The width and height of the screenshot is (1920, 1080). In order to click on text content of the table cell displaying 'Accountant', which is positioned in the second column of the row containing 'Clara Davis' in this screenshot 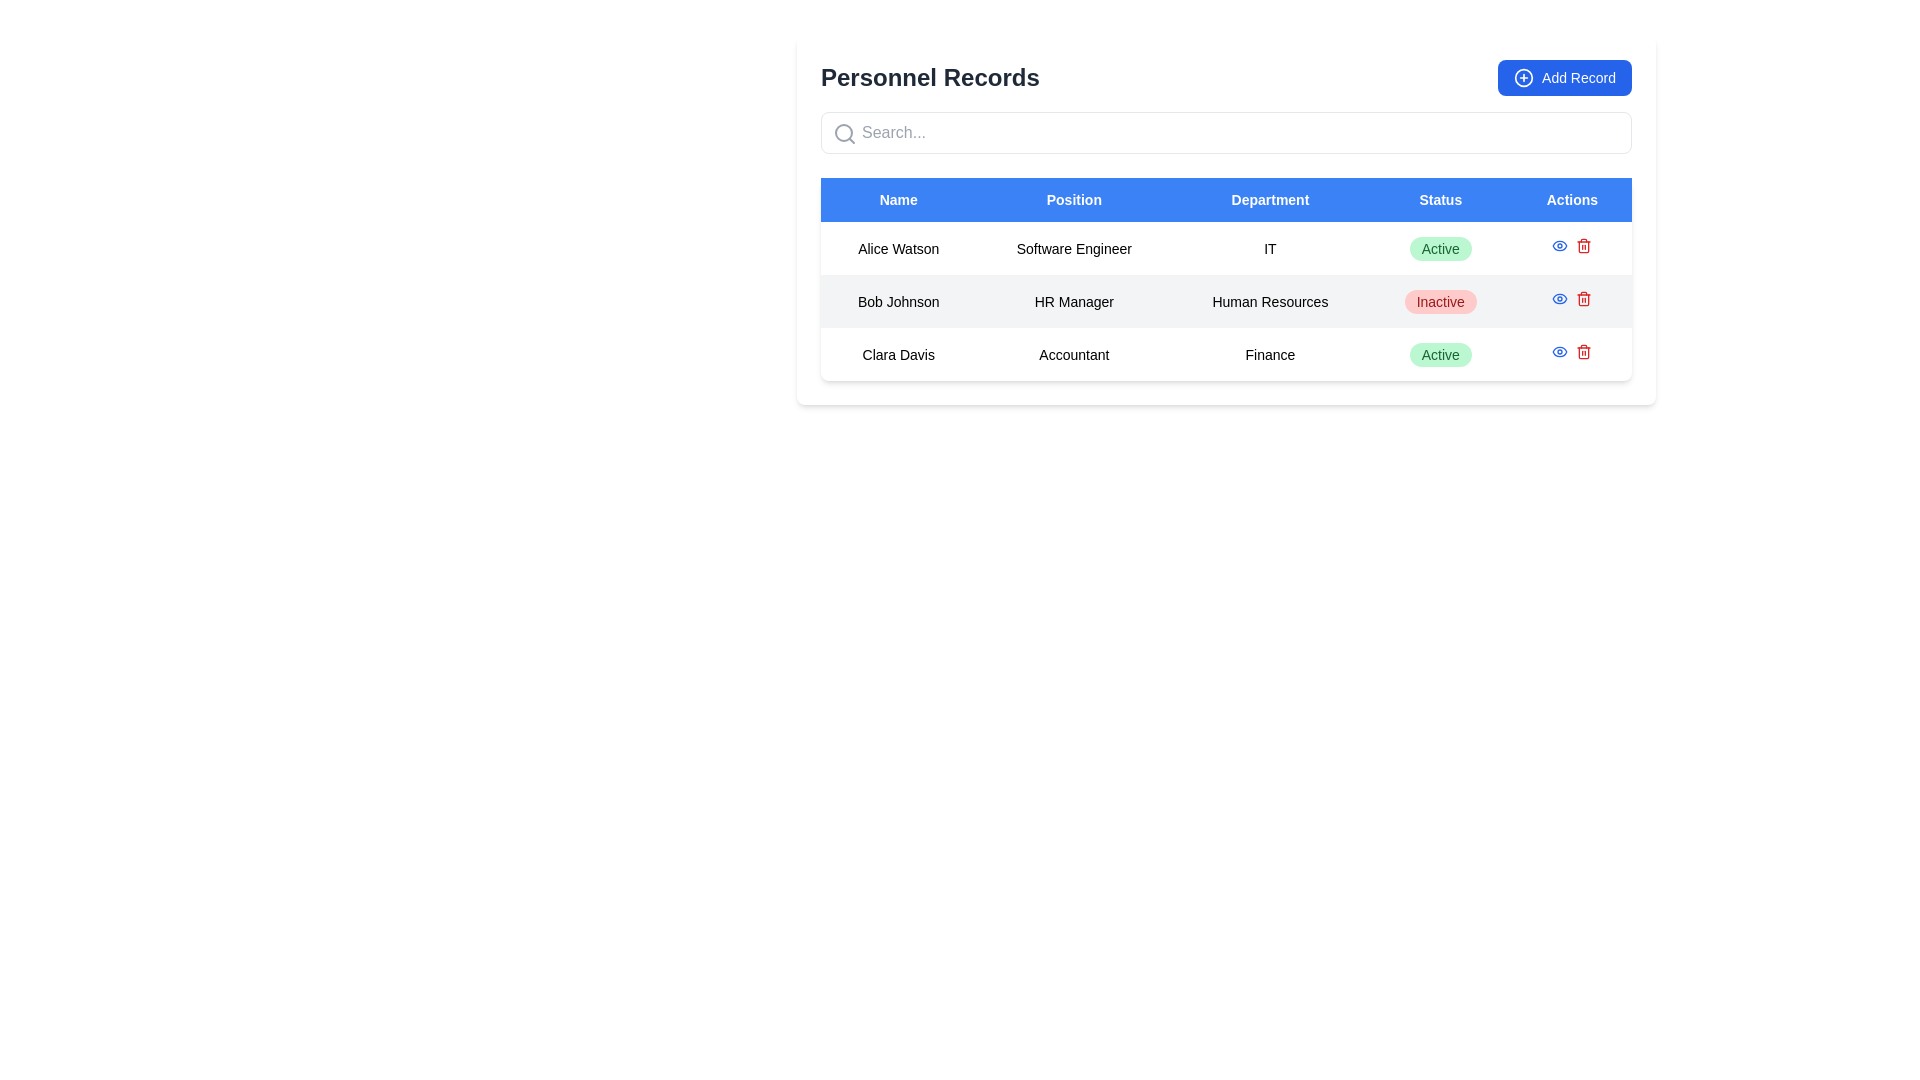, I will do `click(1073, 353)`.